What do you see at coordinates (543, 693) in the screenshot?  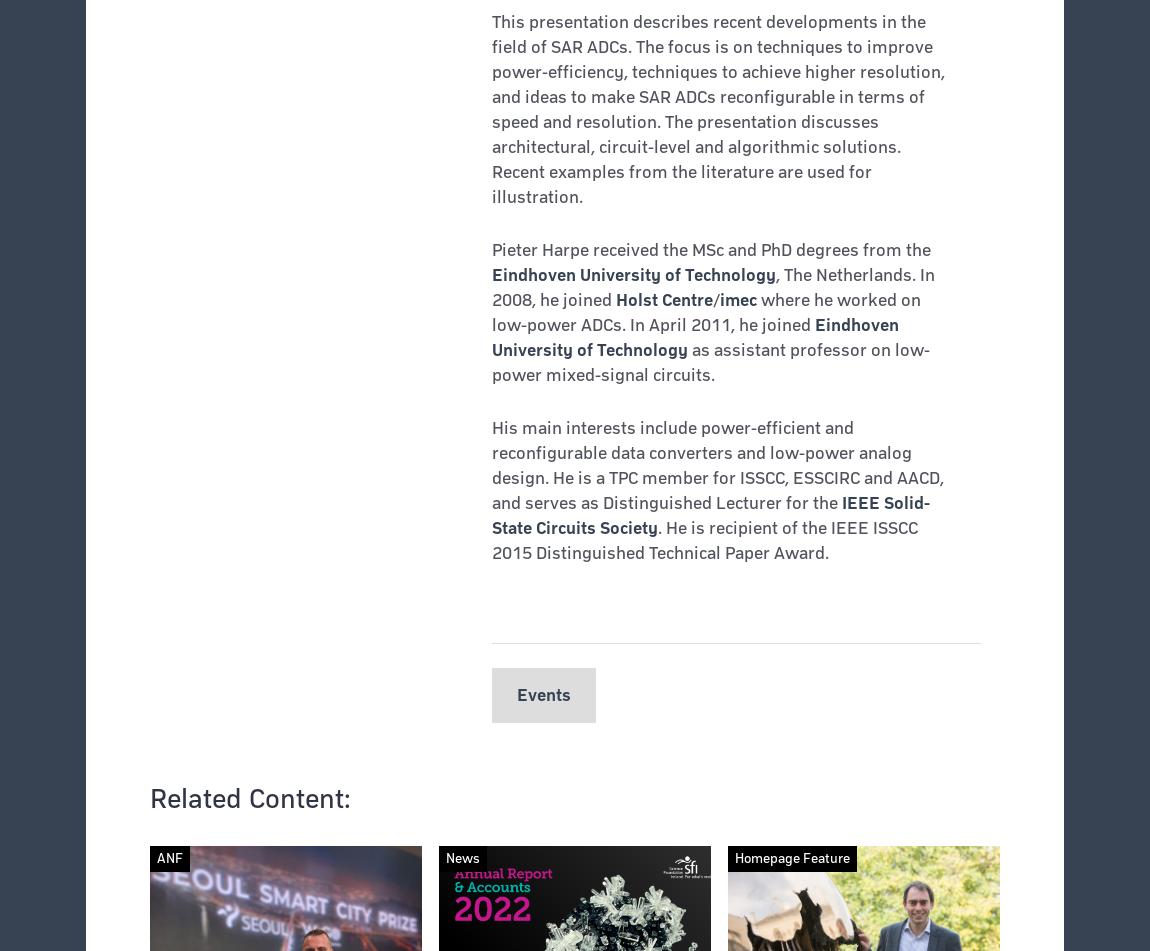 I see `'Events'` at bounding box center [543, 693].